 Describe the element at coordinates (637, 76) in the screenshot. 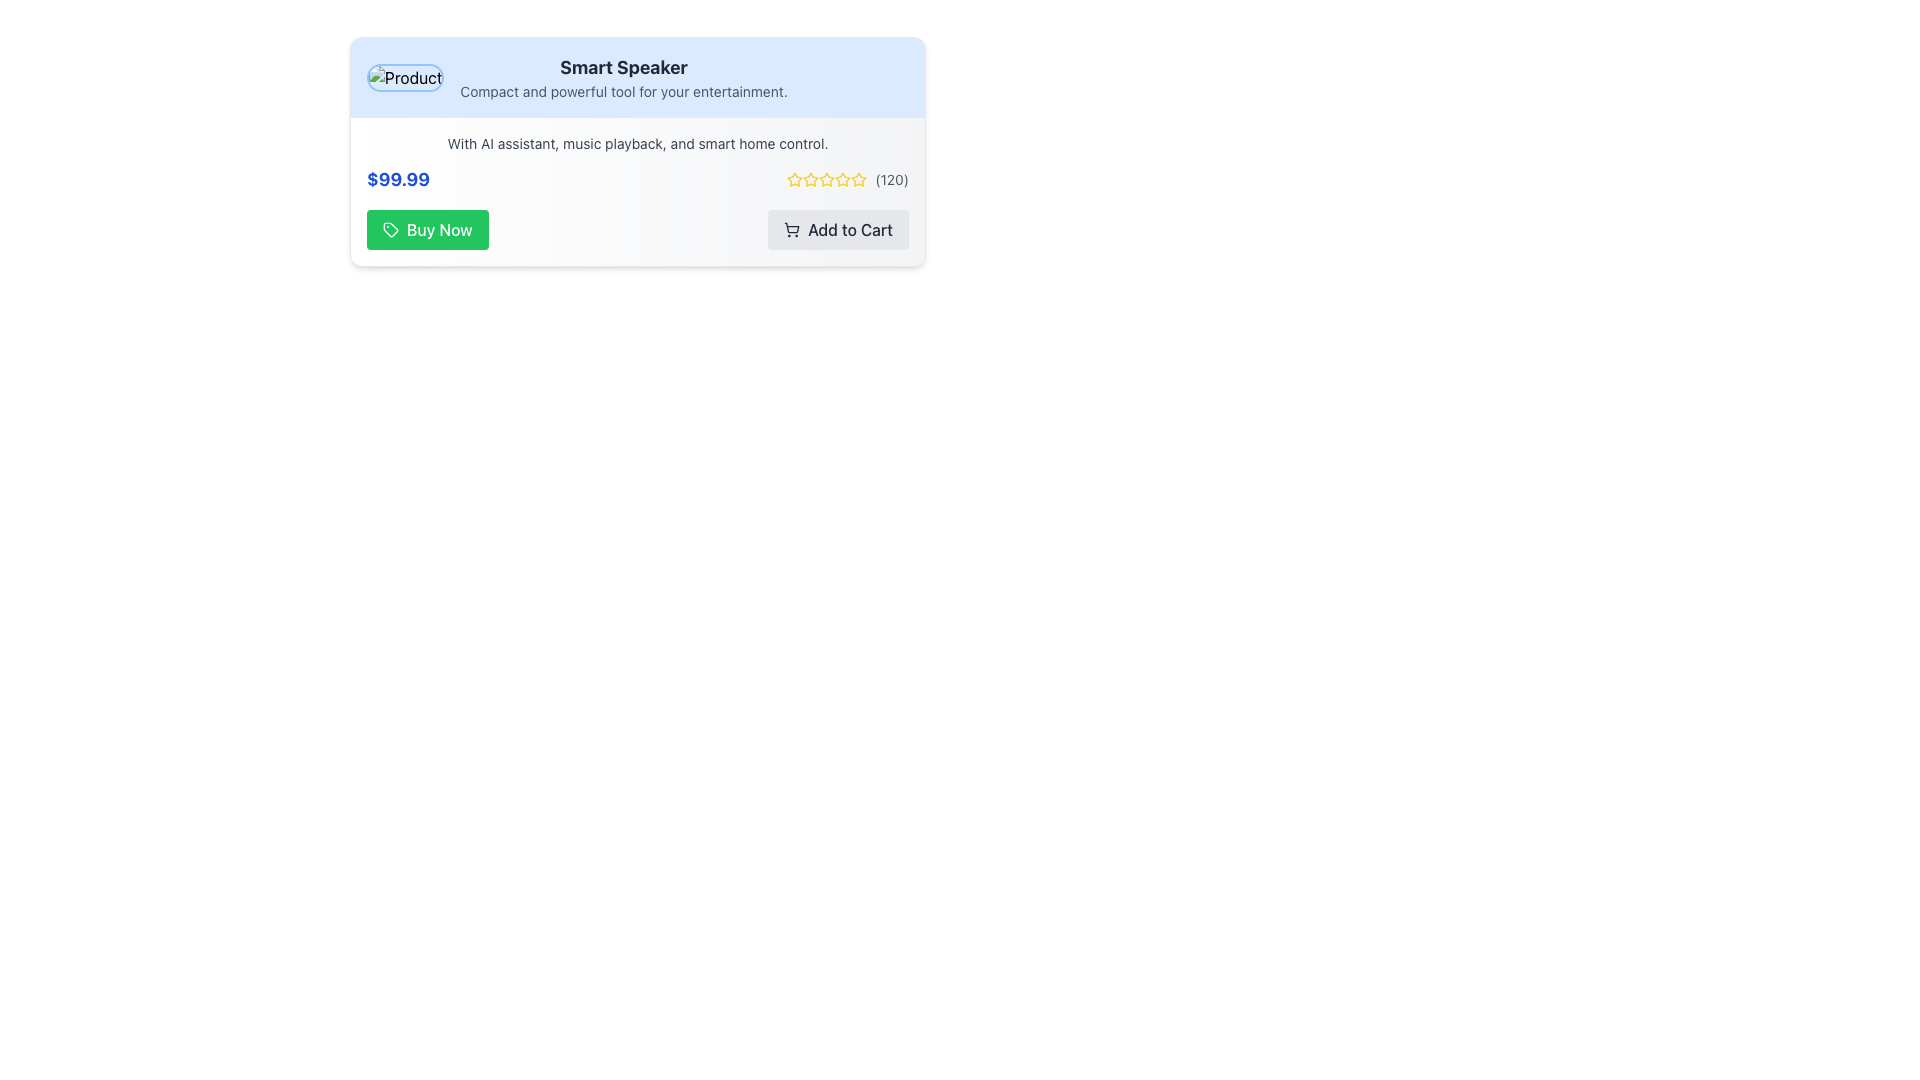

I see `the Product Description Panel located at the upper portion of the product card, which provides an overview including the product's name and key features` at that location.